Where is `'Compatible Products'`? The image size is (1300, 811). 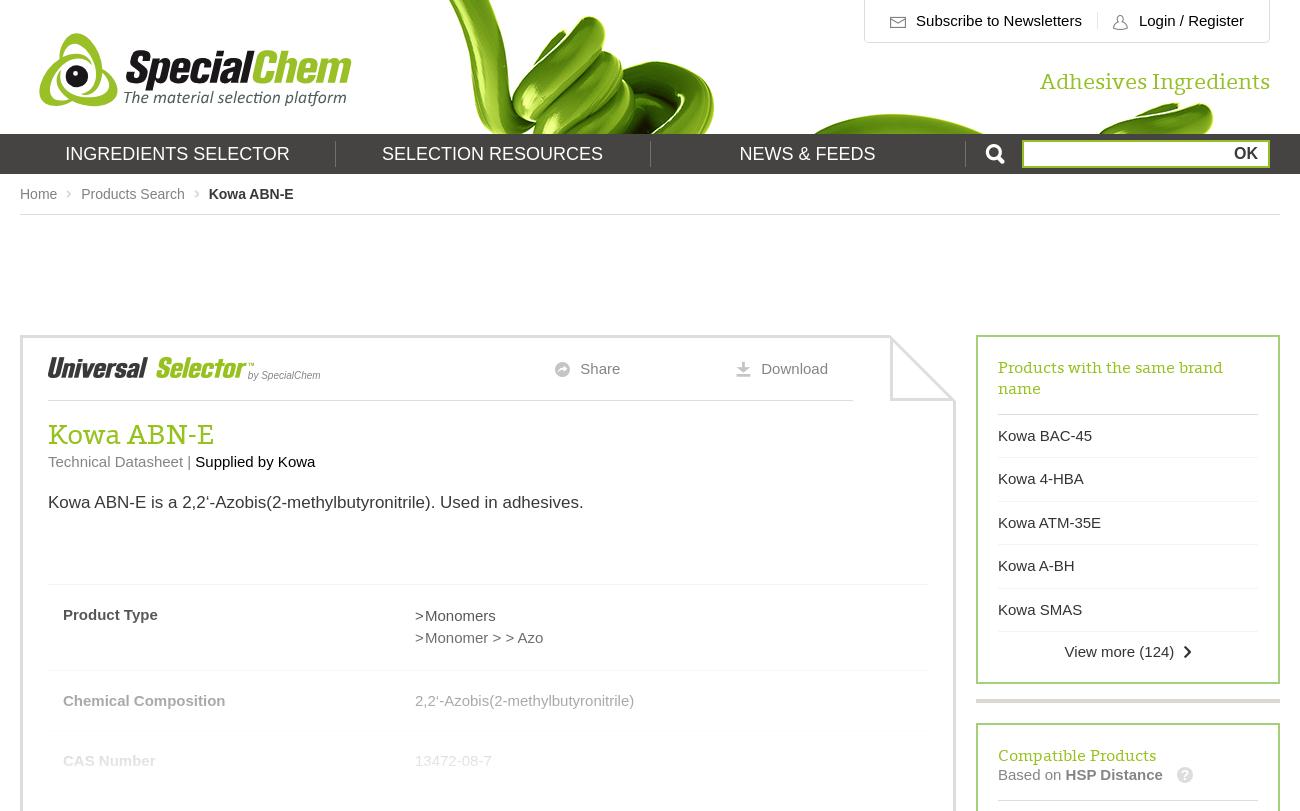 'Compatible Products' is located at coordinates (1077, 752).